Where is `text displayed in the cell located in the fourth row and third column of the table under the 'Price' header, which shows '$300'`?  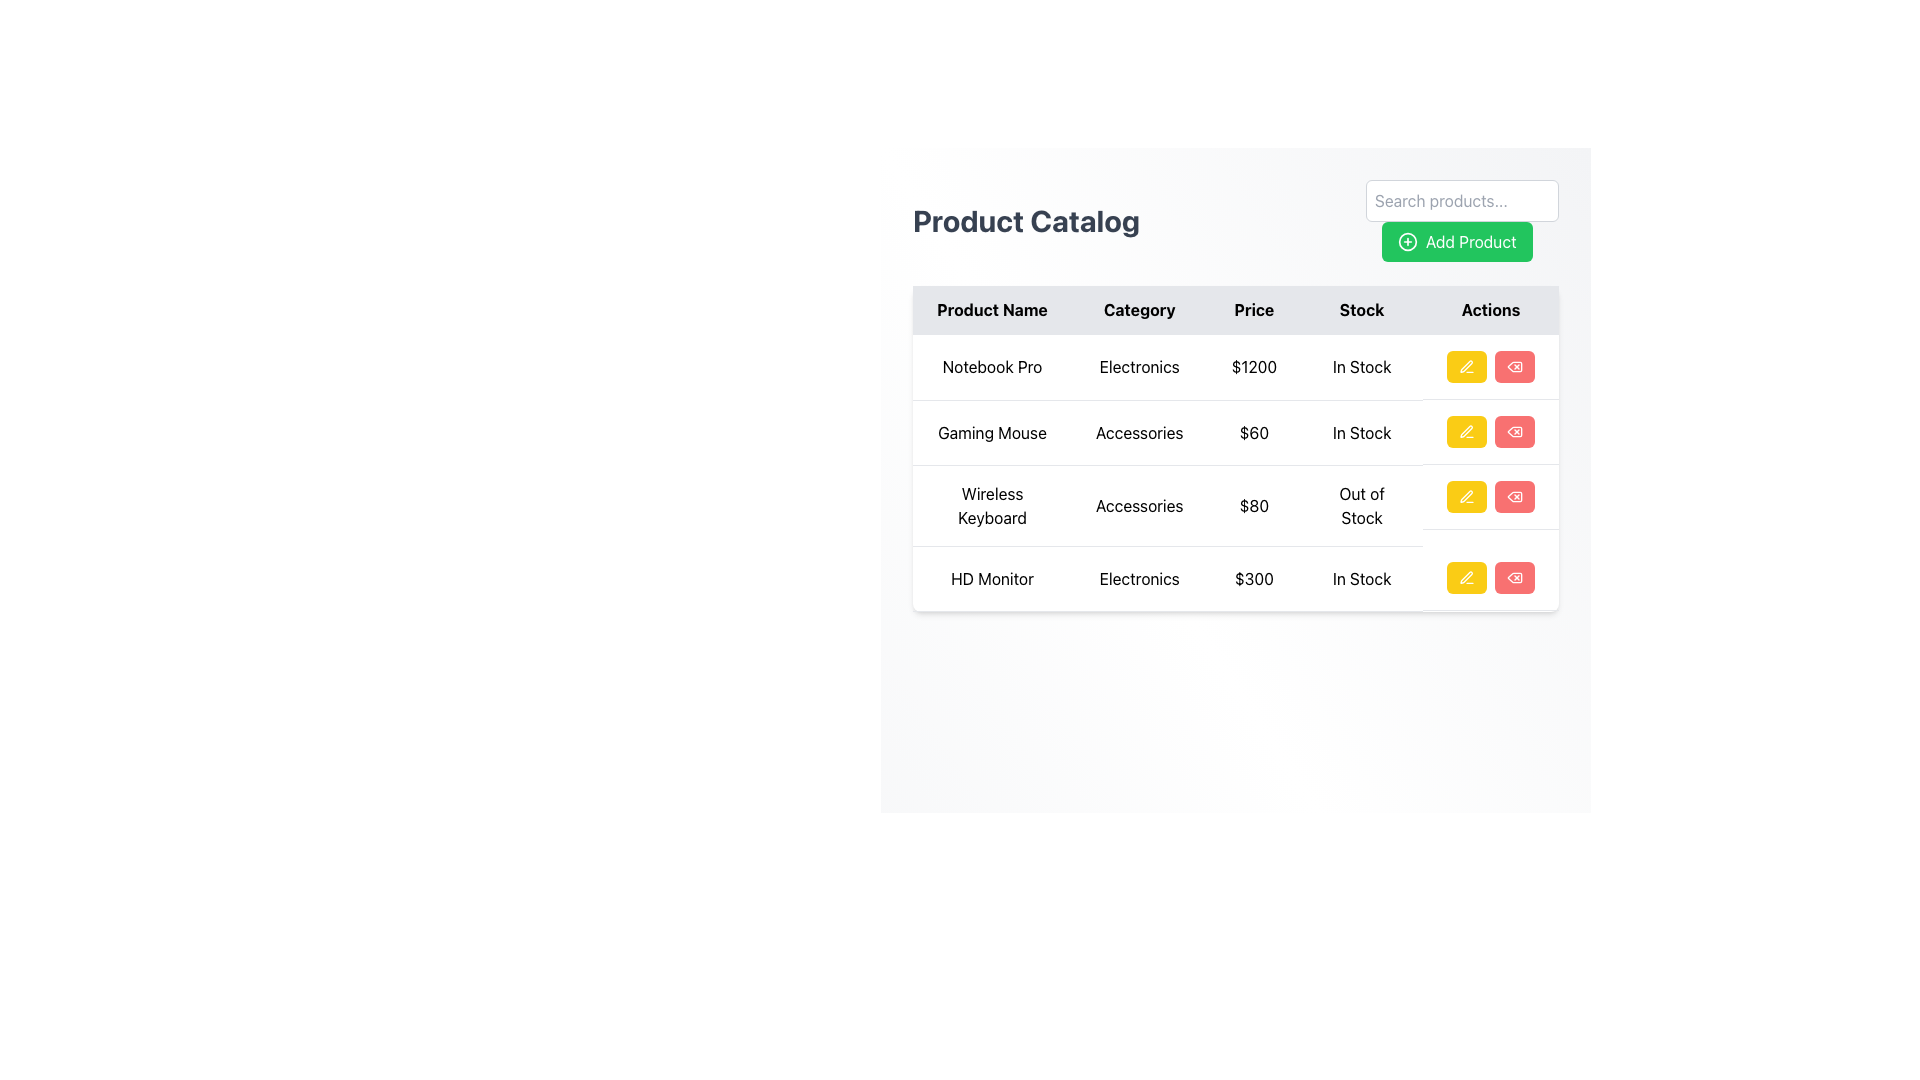 text displayed in the cell located in the fourth row and third column of the table under the 'Price' header, which shows '$300' is located at coordinates (1253, 578).